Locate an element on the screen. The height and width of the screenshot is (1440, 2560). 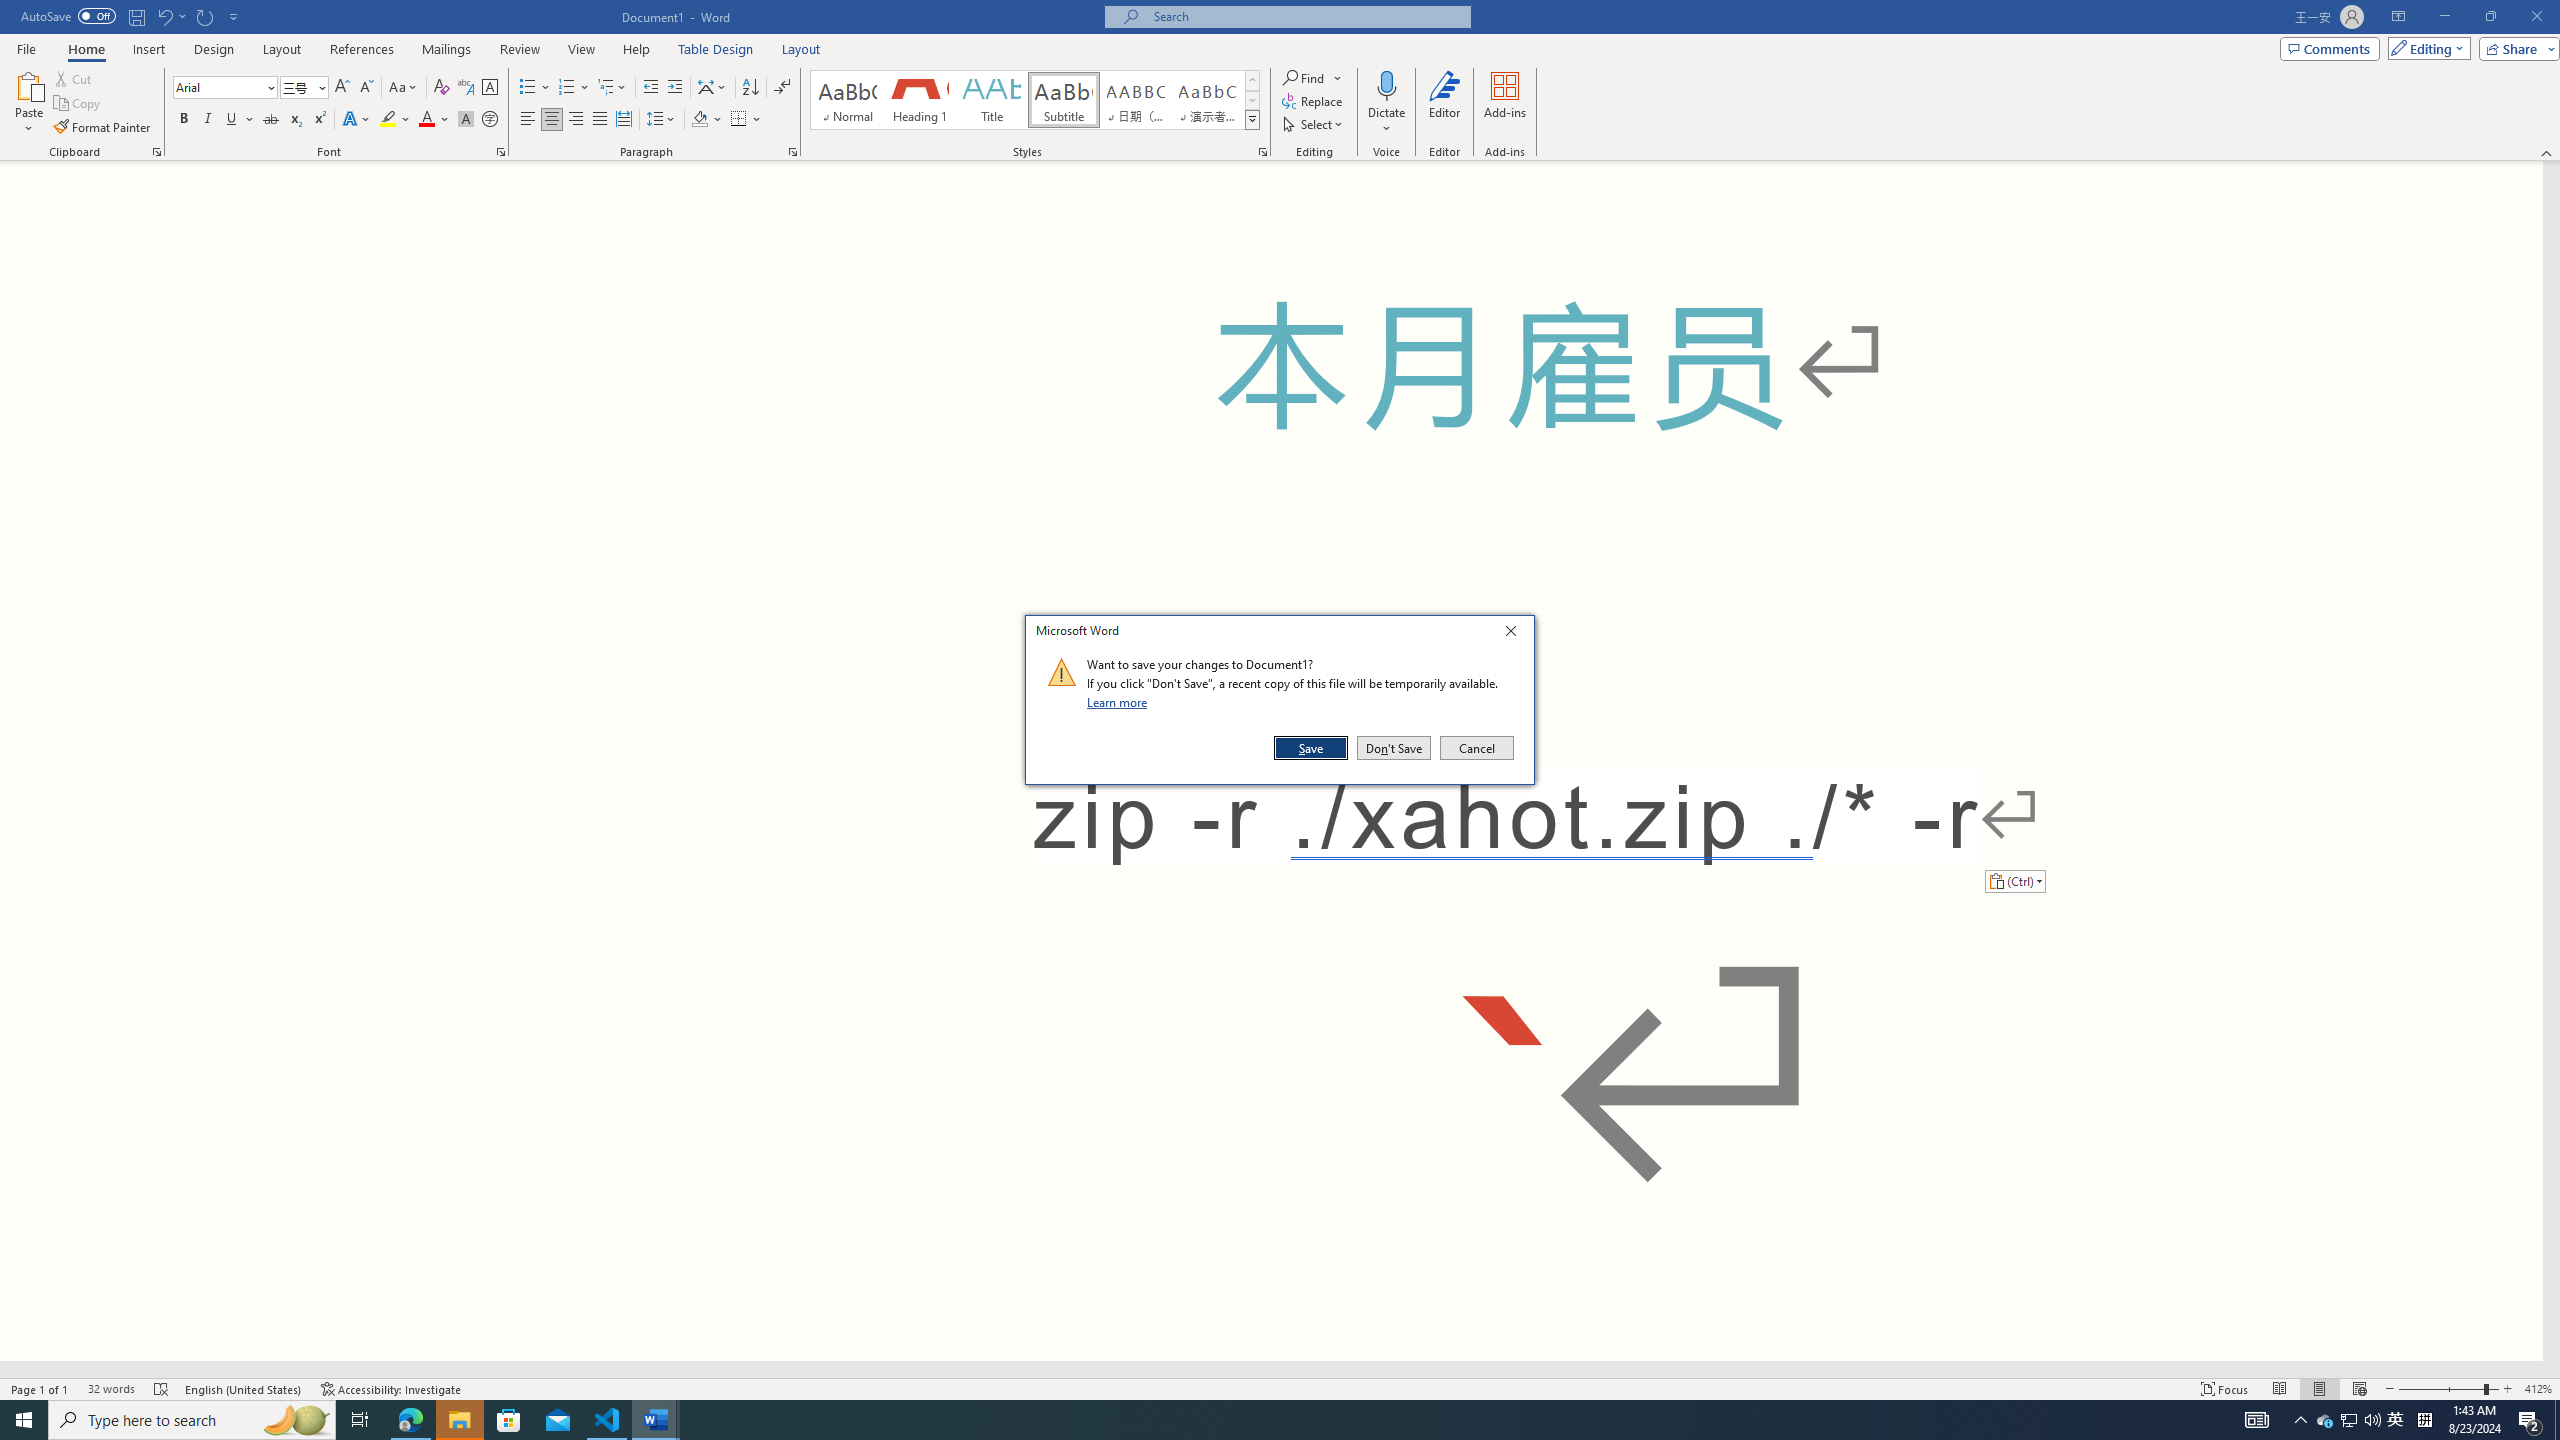
'Styles' is located at coordinates (1251, 118).